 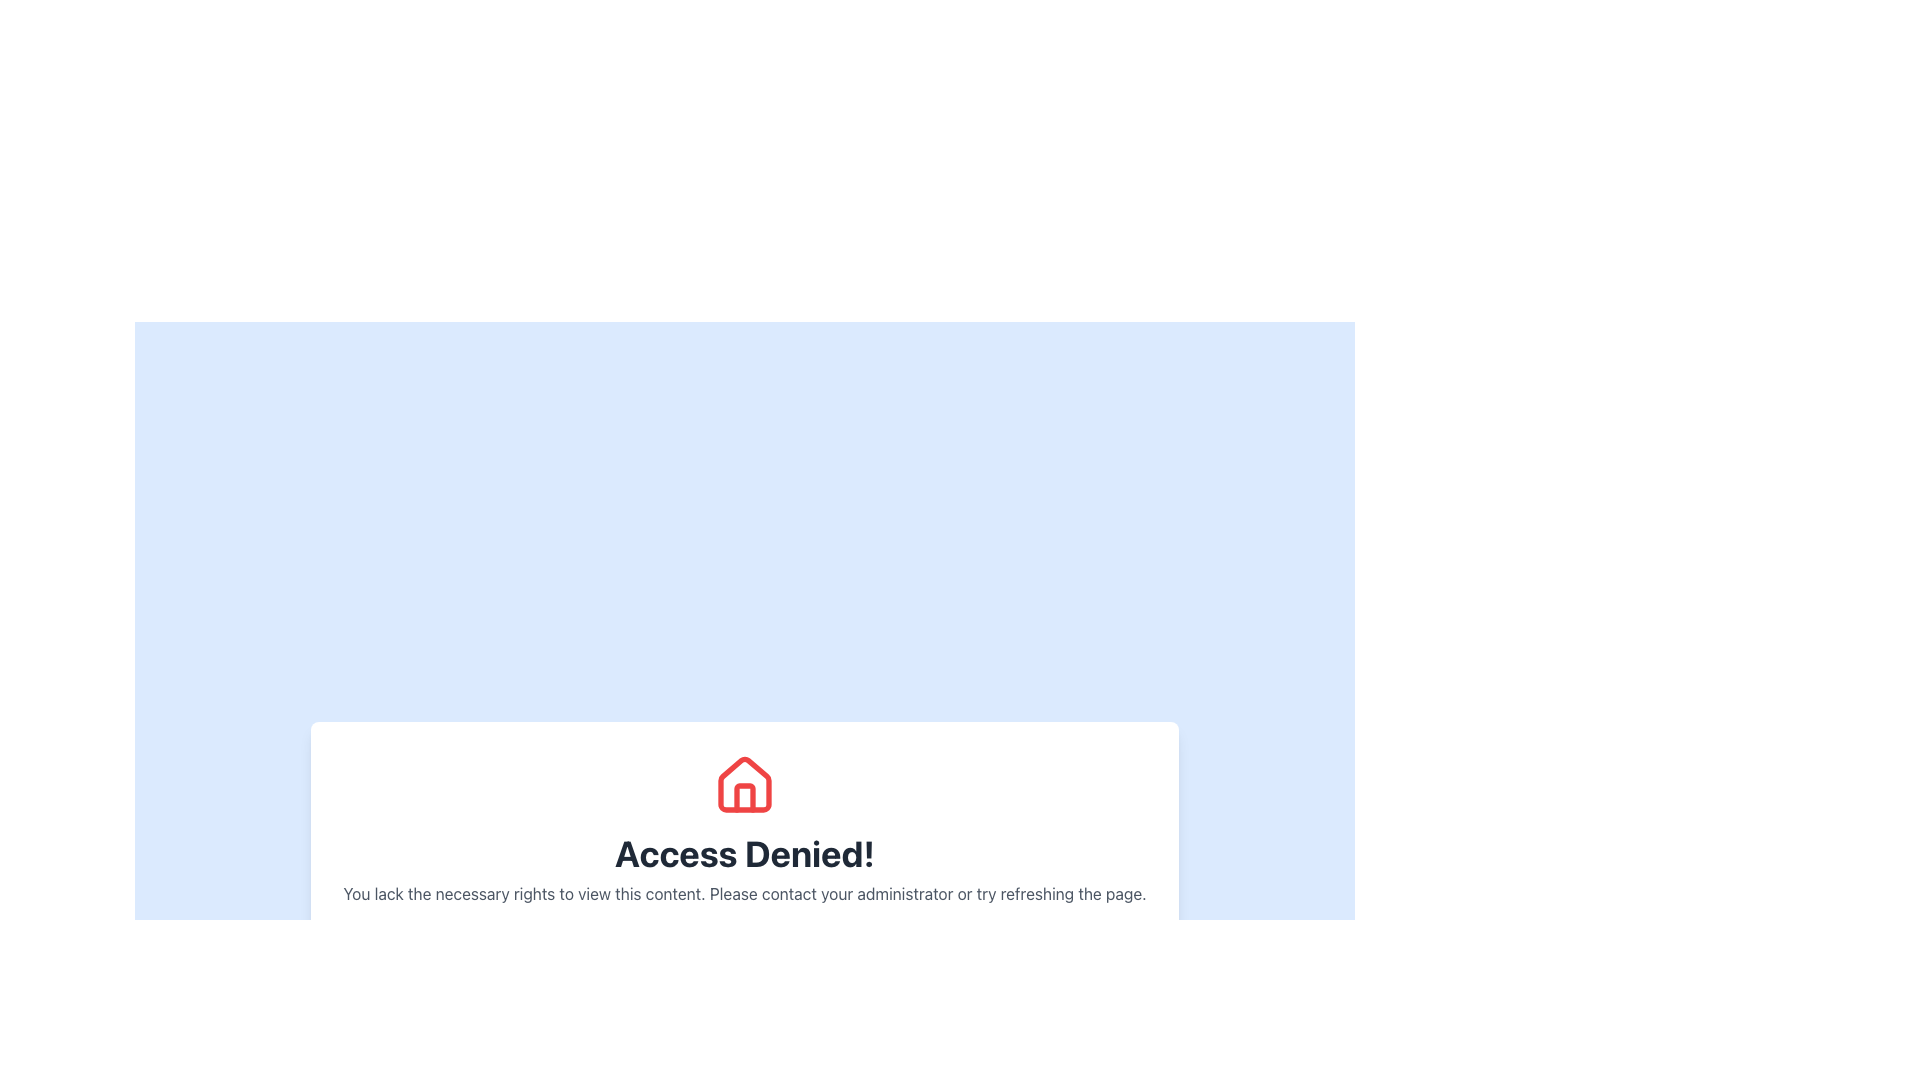 I want to click on informative message displayed in the static text element located beneath the 'Access Denied!' heading and above the 'Back Home' and 'Retry' buttons, so click(x=743, y=893).